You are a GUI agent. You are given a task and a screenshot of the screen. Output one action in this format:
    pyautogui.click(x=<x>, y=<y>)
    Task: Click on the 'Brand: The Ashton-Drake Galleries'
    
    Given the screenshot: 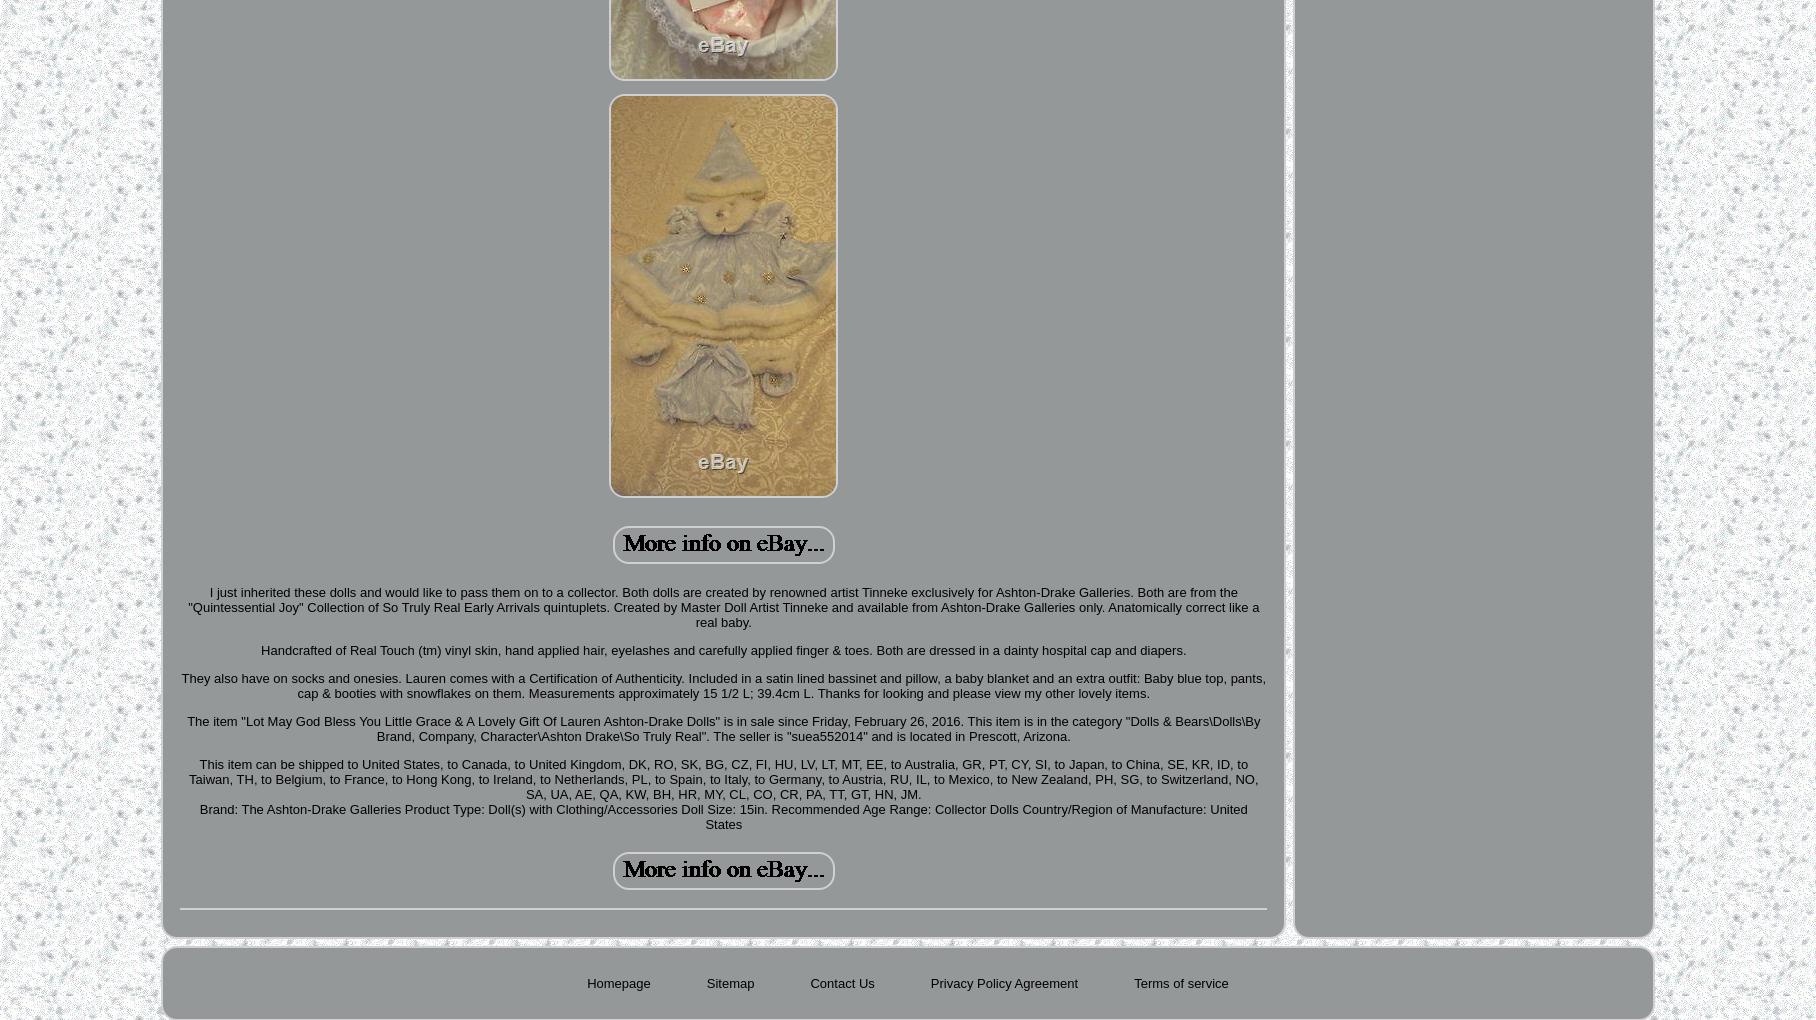 What is the action you would take?
    pyautogui.click(x=299, y=809)
    